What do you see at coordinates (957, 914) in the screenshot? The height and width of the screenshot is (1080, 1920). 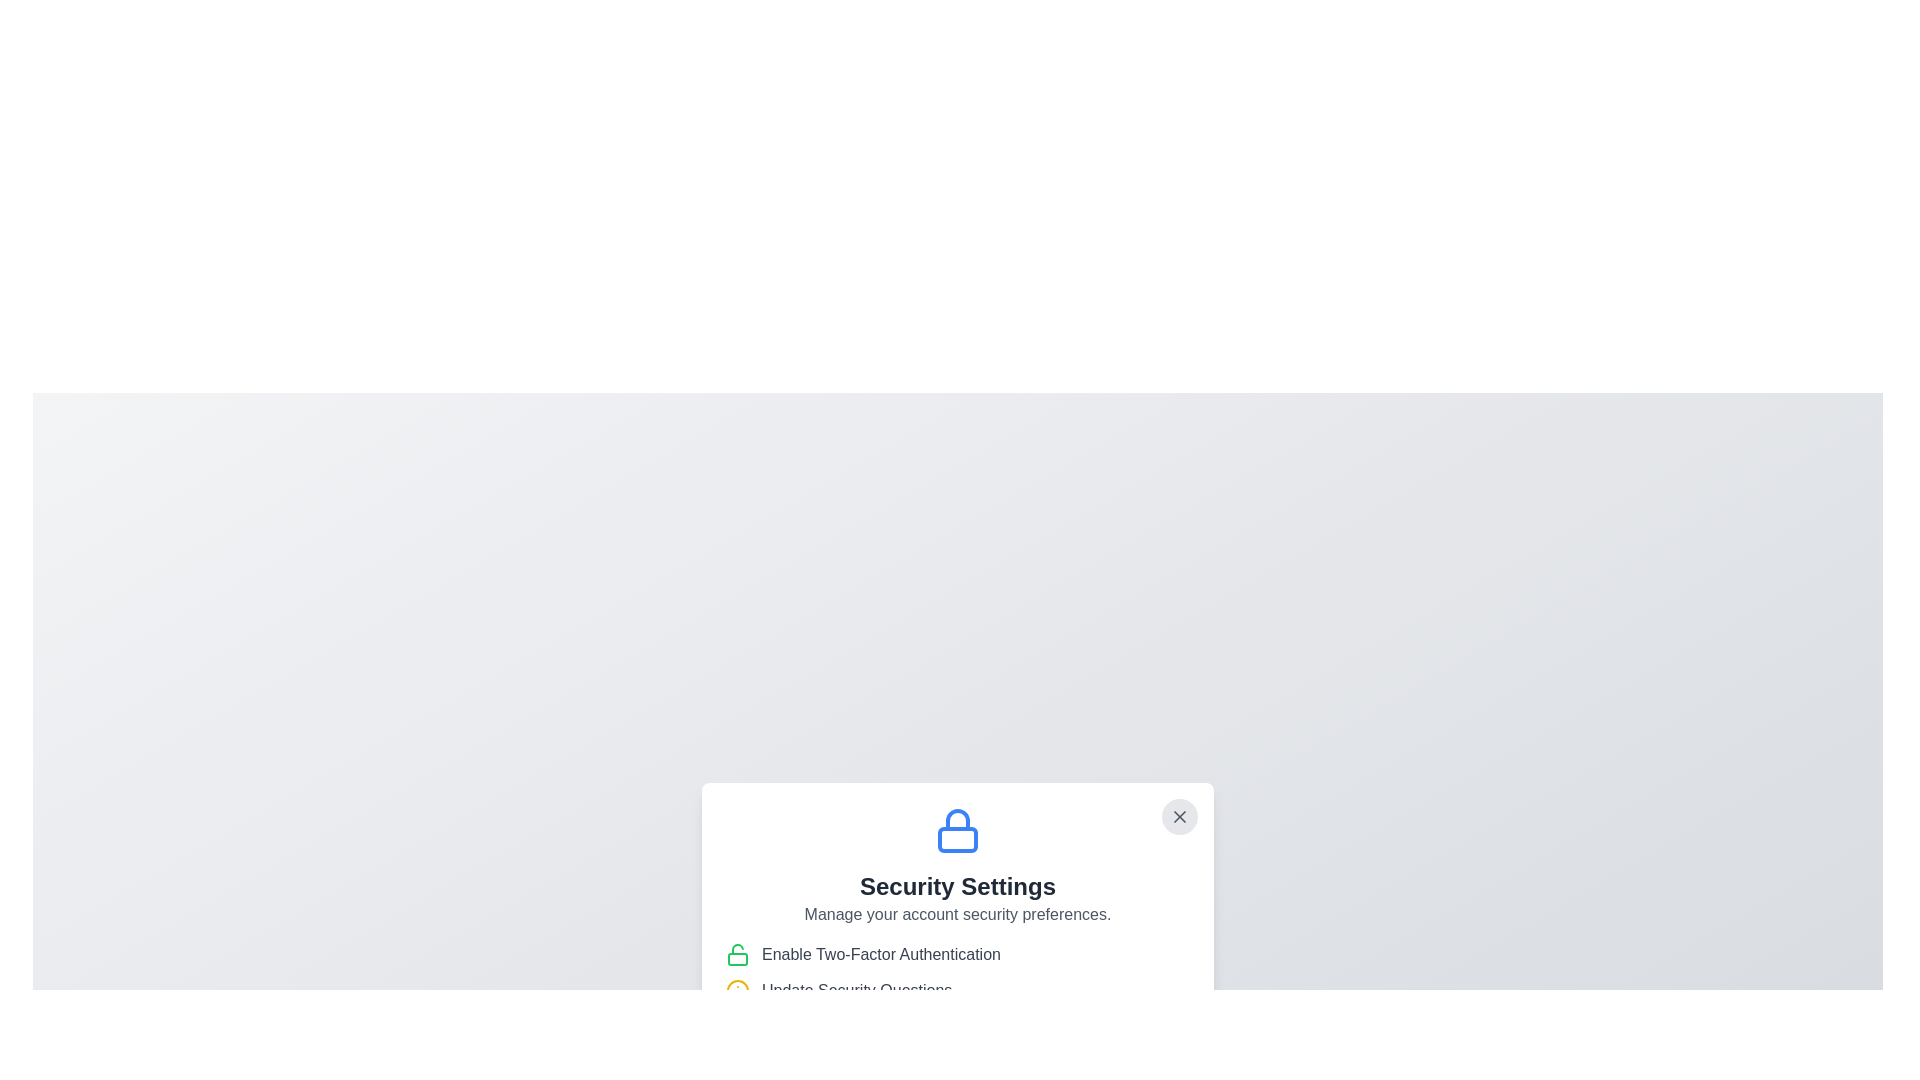 I see `the text element displaying 'Manage your account security preferences.' which is located below the 'Security Settings' heading` at bounding box center [957, 914].